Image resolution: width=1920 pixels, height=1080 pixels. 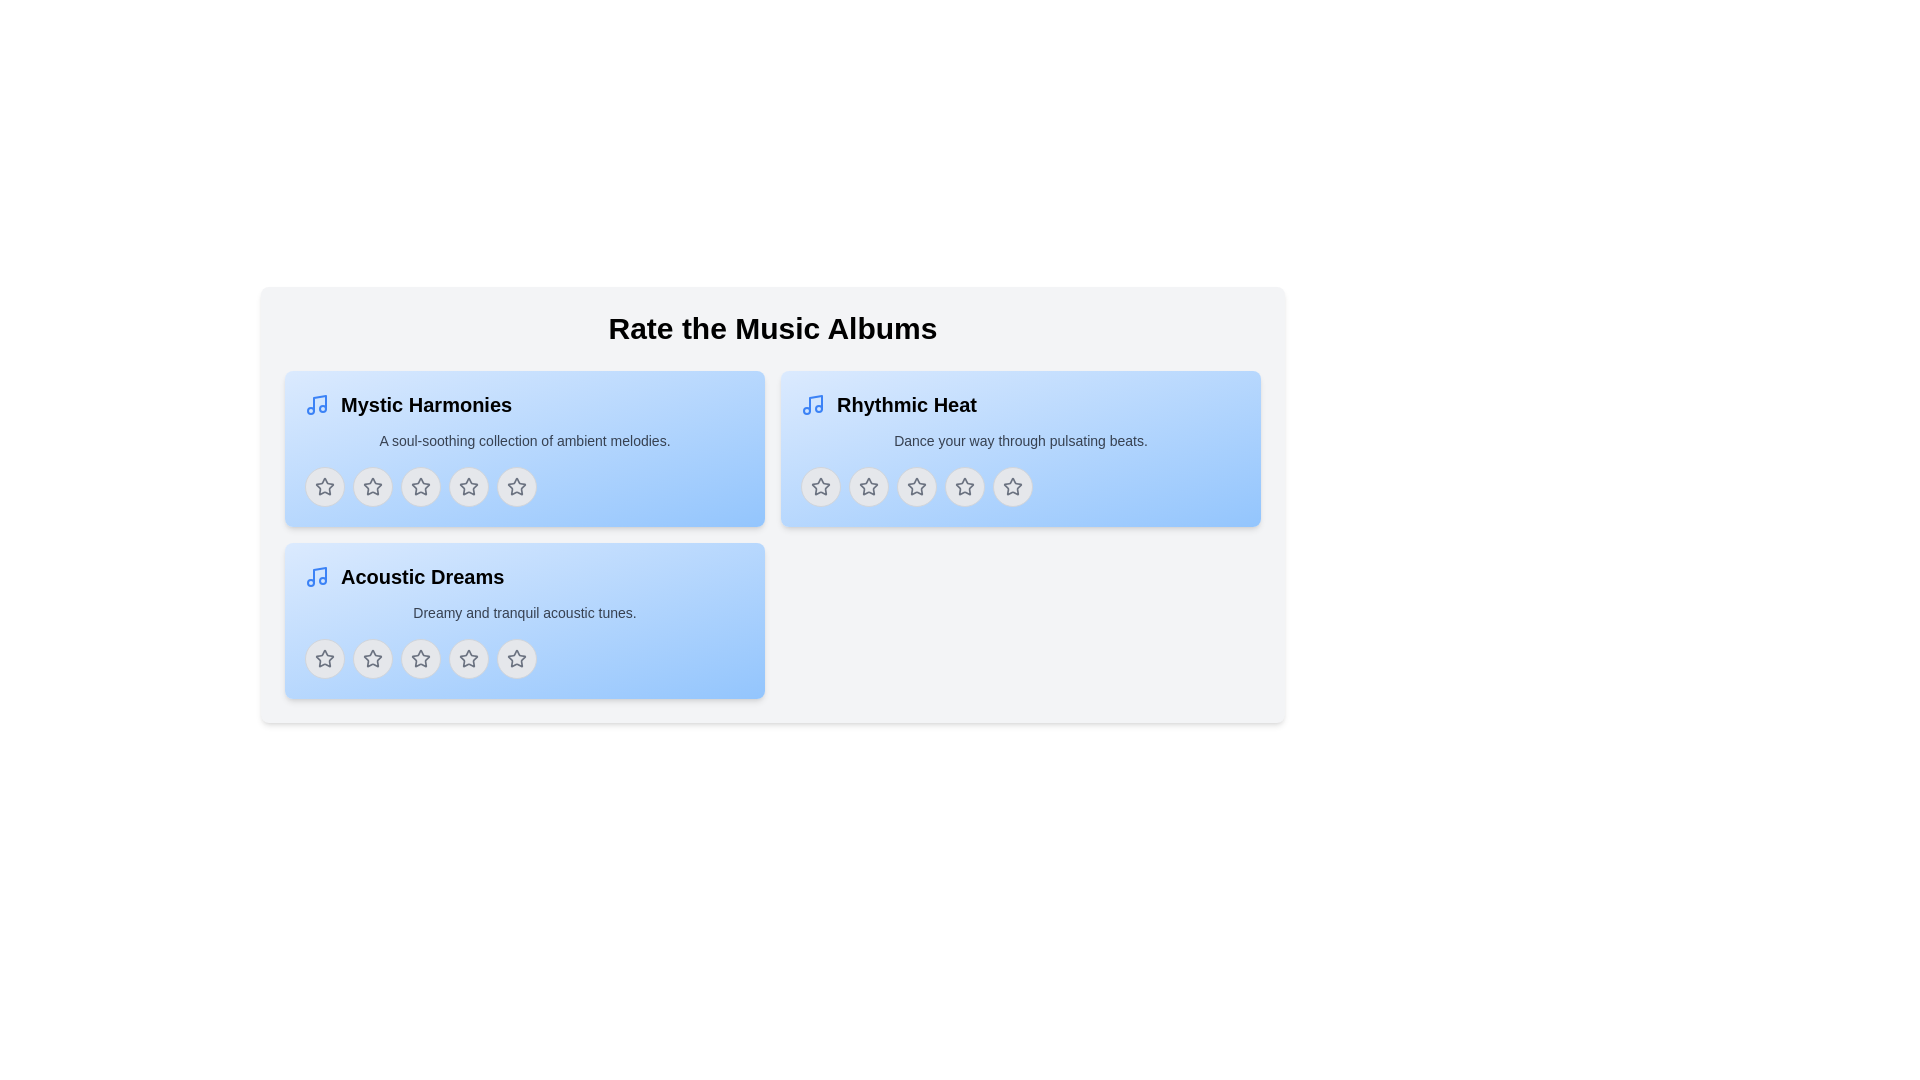 I want to click on the first star in the rating row for the 'Rhythmic Heat' album to rate it, so click(x=820, y=486).